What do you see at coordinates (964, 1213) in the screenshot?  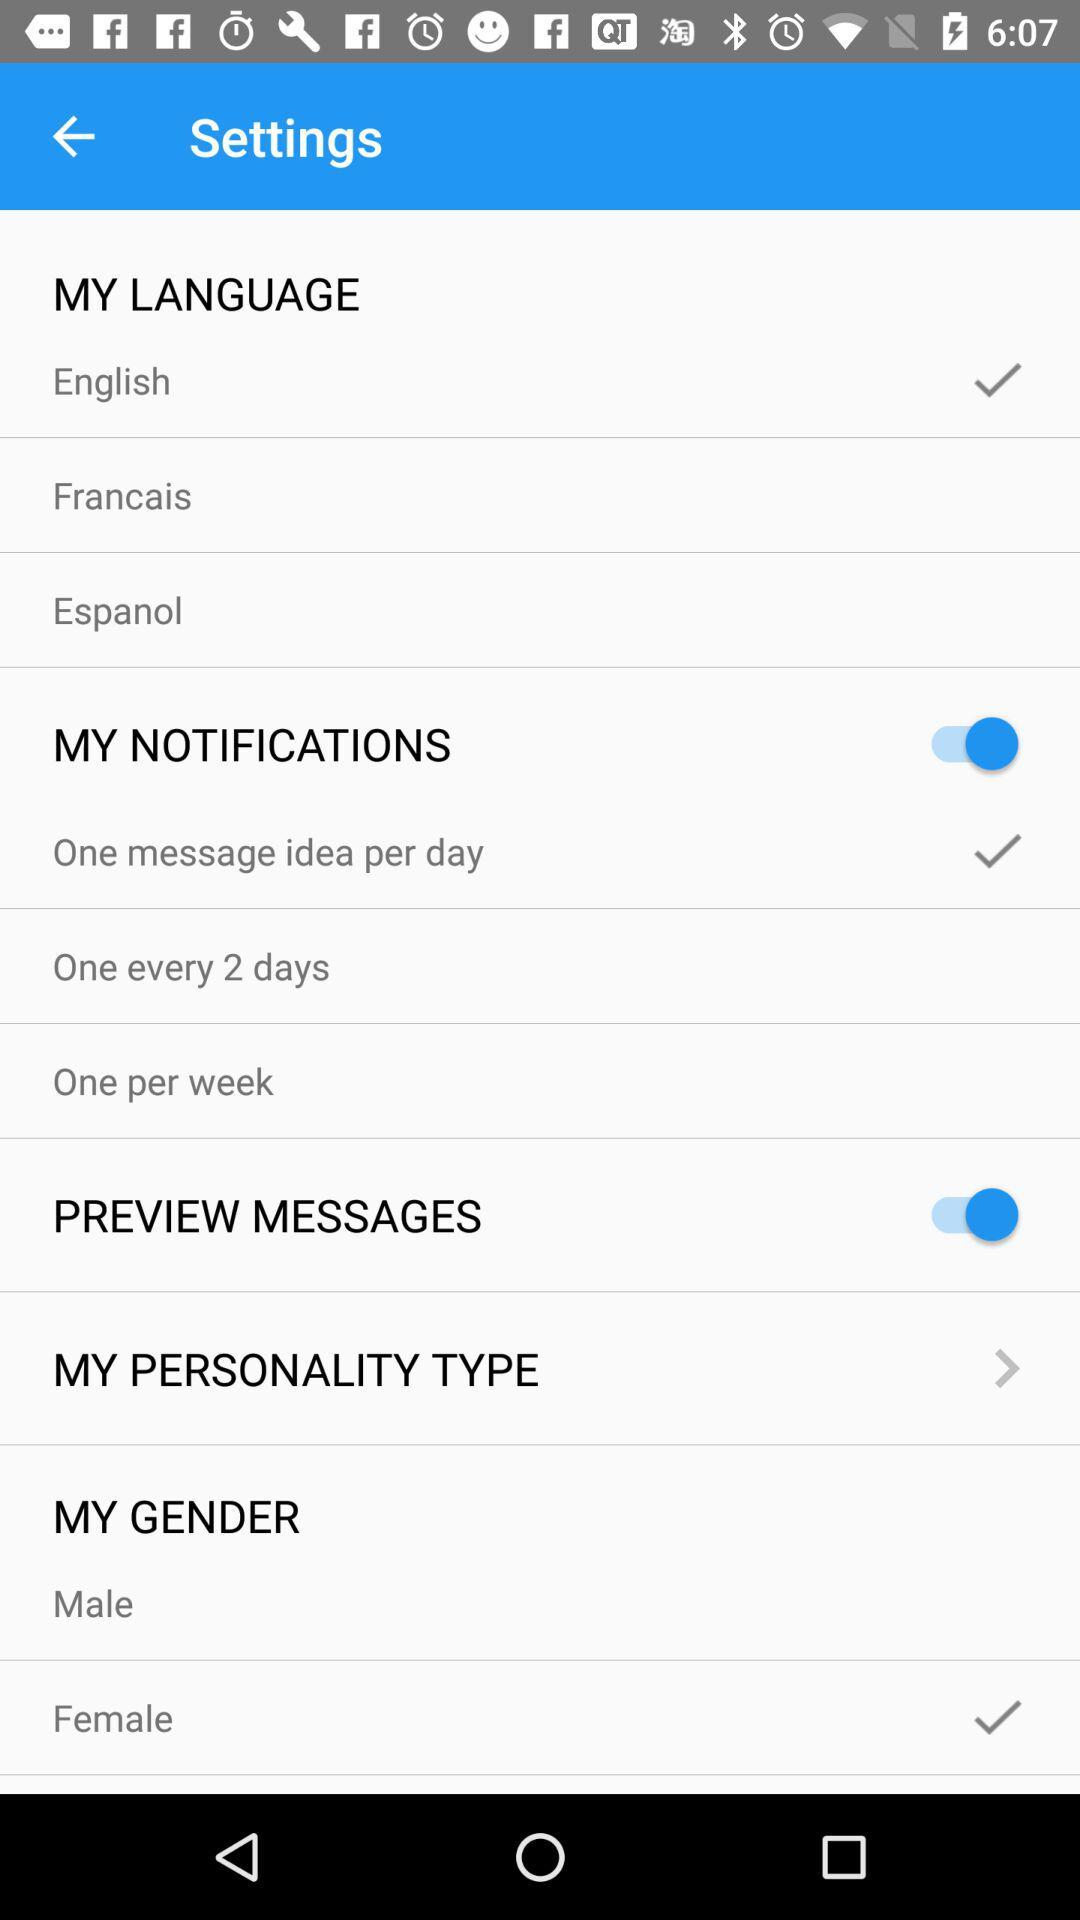 I see `item next to the preview messages` at bounding box center [964, 1213].